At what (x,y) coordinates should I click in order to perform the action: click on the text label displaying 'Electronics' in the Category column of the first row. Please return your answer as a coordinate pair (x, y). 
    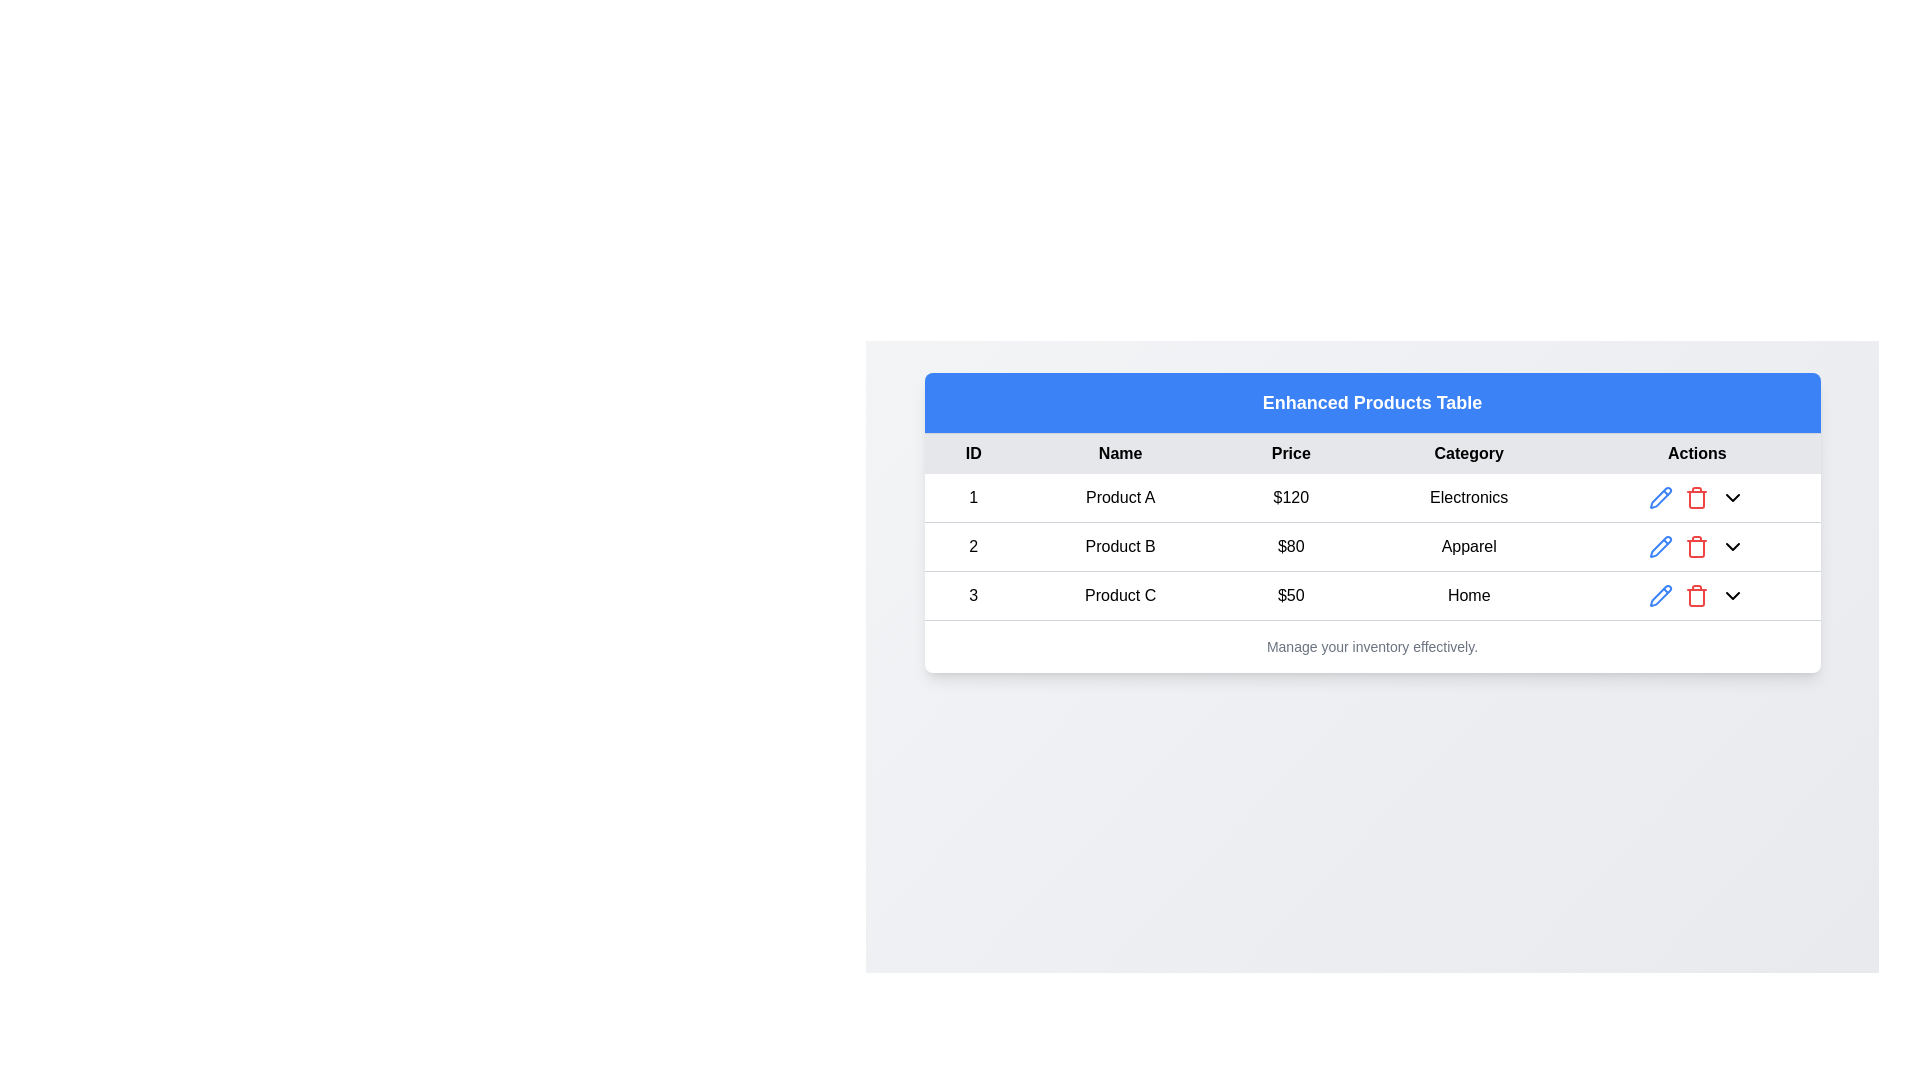
    Looking at the image, I should click on (1469, 497).